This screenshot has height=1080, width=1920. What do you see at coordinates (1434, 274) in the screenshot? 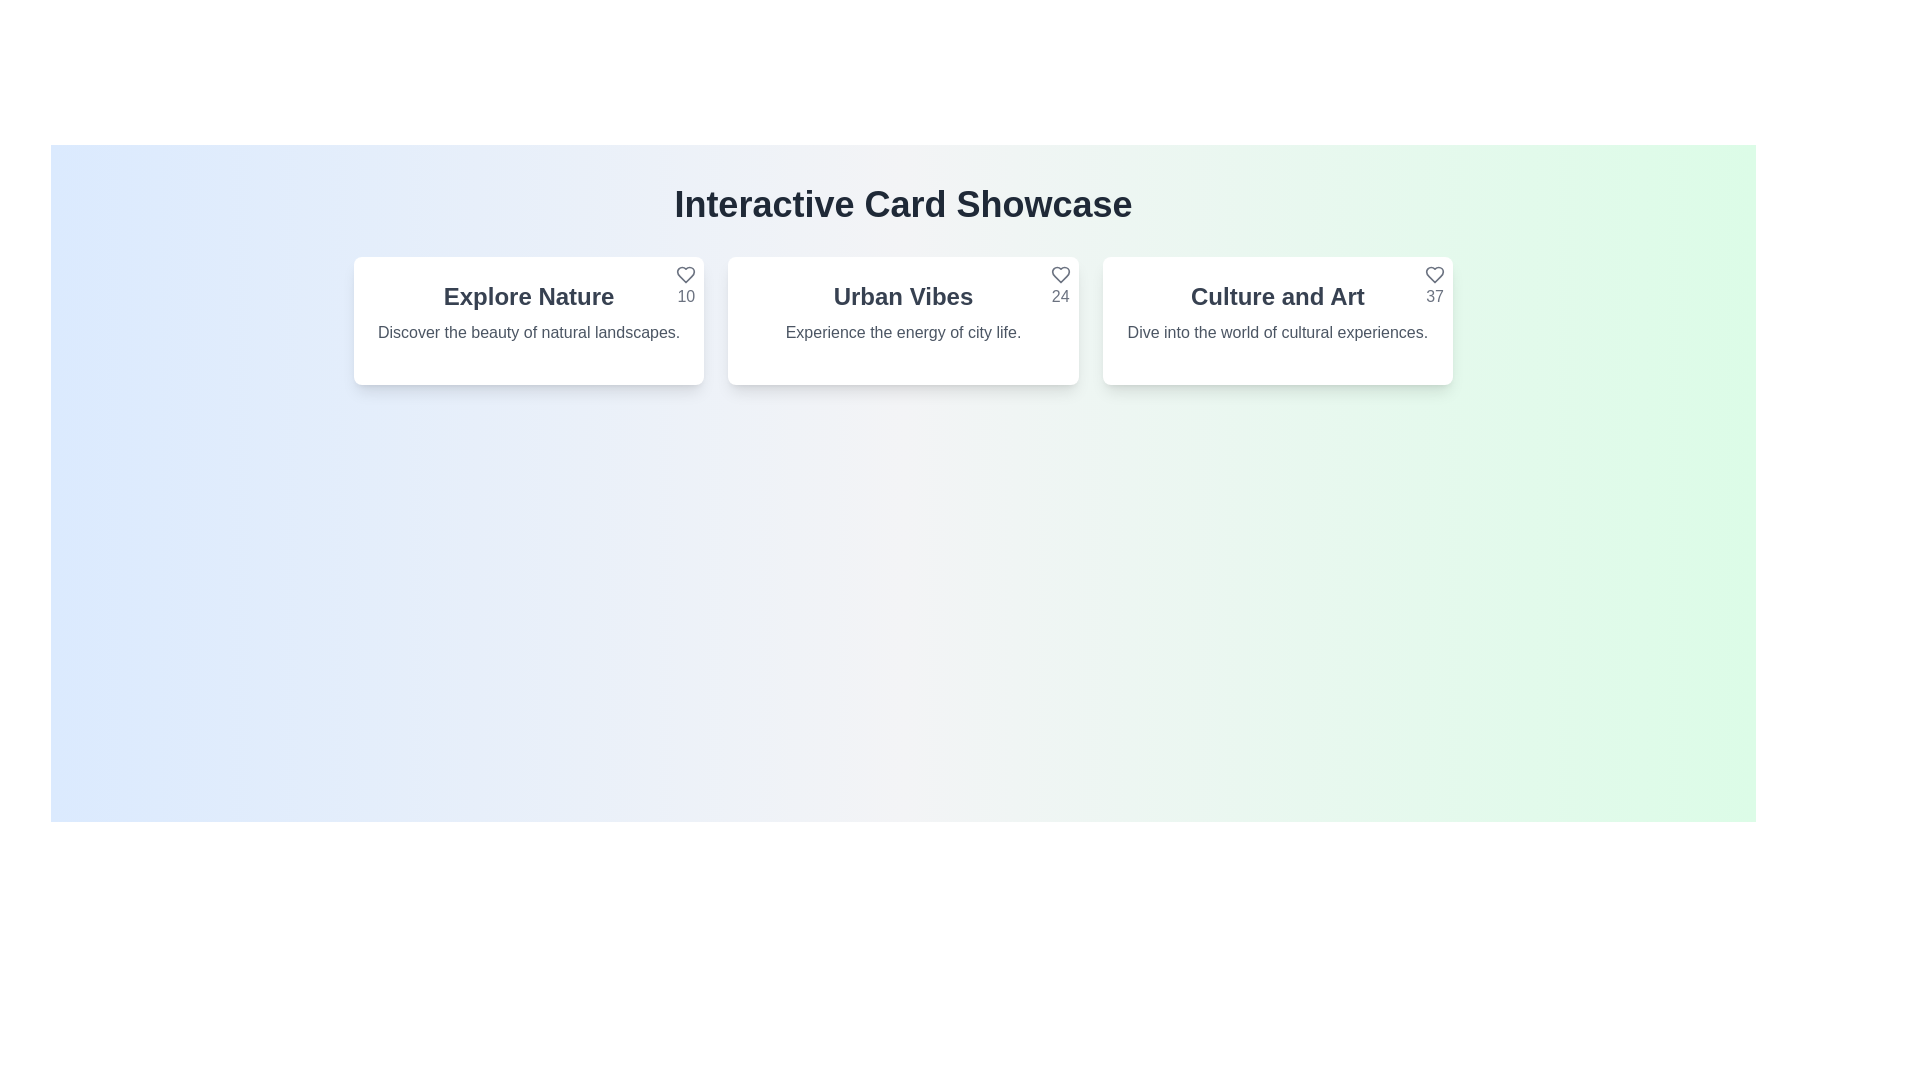
I see `the 'like' or 'favorite' icon located in the top-right corner of the third card labeled 'Culture and Art', adjacent to the numeric text '37'` at bounding box center [1434, 274].